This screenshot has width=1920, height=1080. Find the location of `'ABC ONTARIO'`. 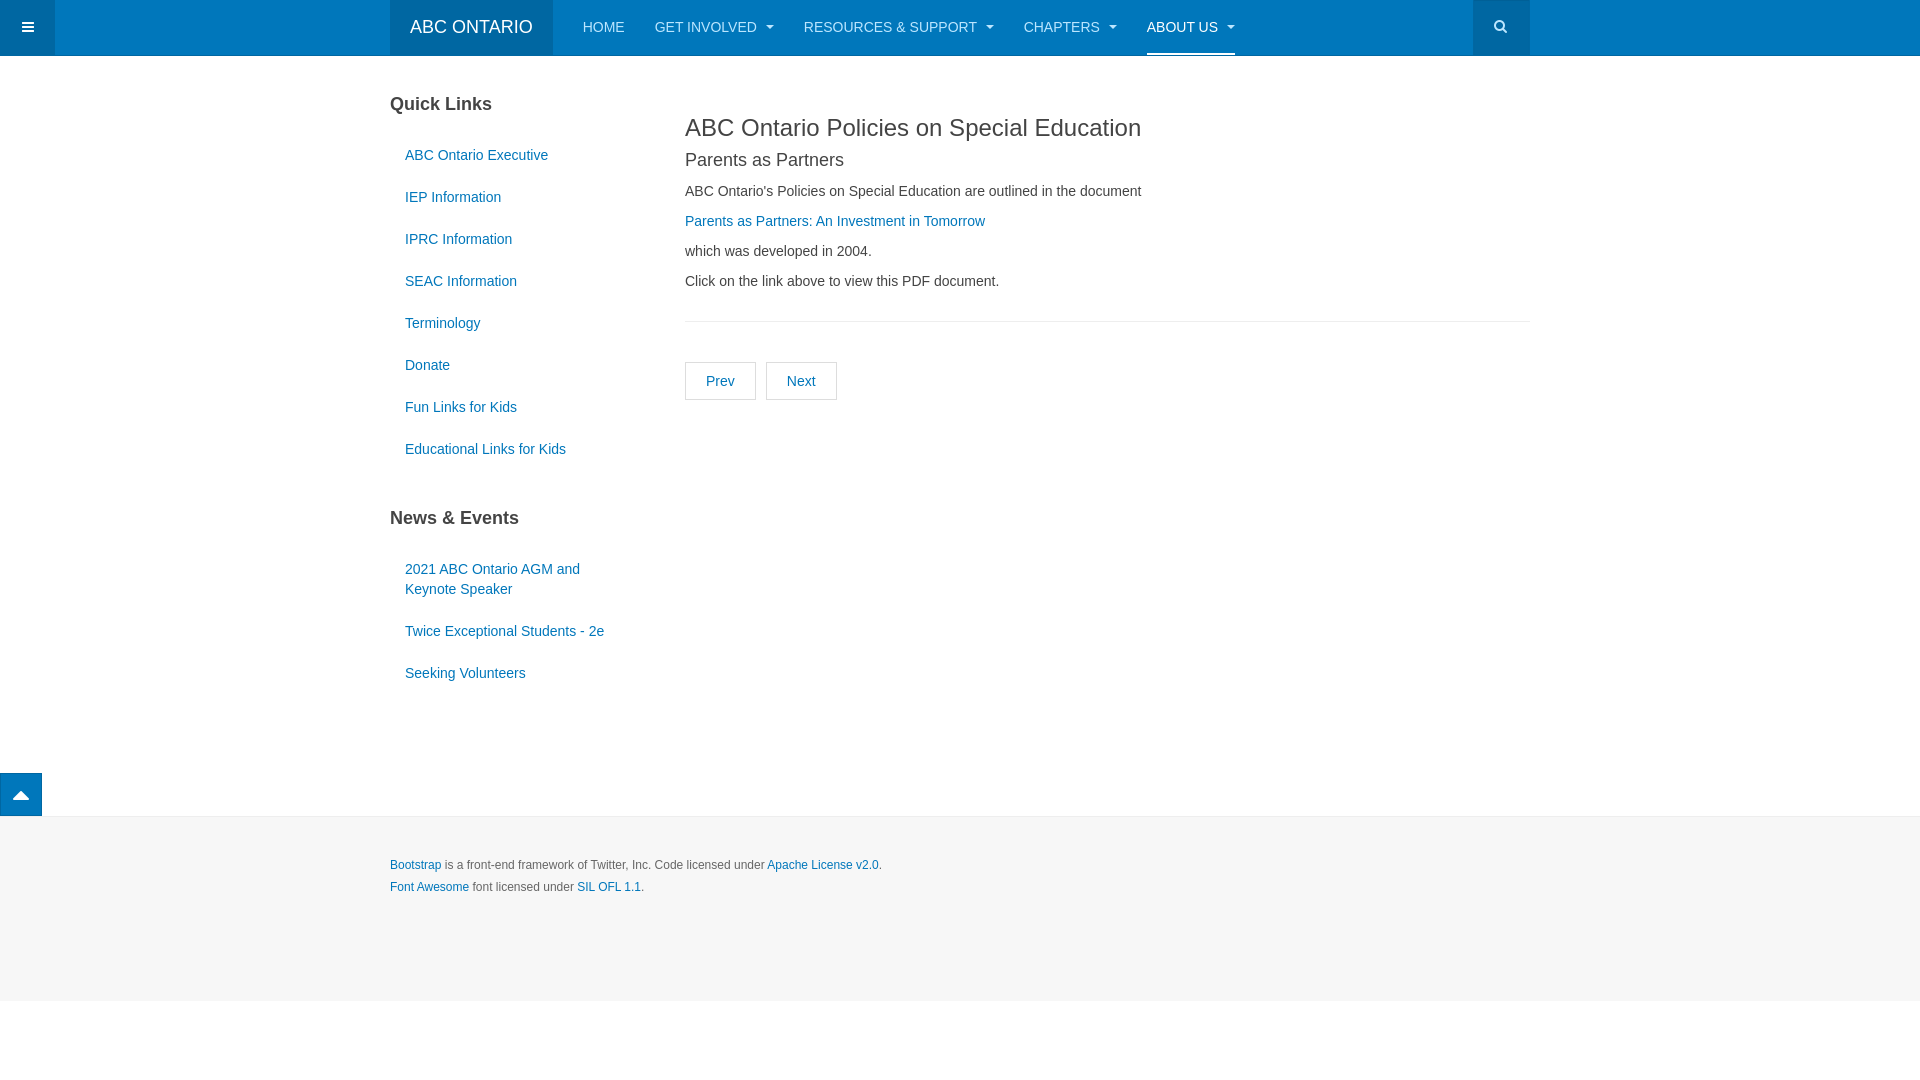

'ABC ONTARIO' is located at coordinates (470, 27).